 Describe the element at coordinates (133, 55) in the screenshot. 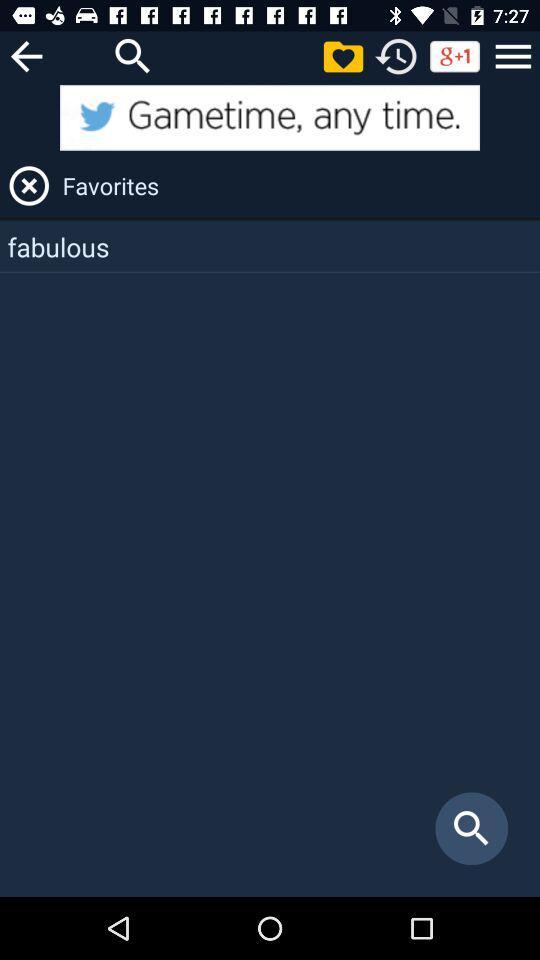

I see `search app` at that location.